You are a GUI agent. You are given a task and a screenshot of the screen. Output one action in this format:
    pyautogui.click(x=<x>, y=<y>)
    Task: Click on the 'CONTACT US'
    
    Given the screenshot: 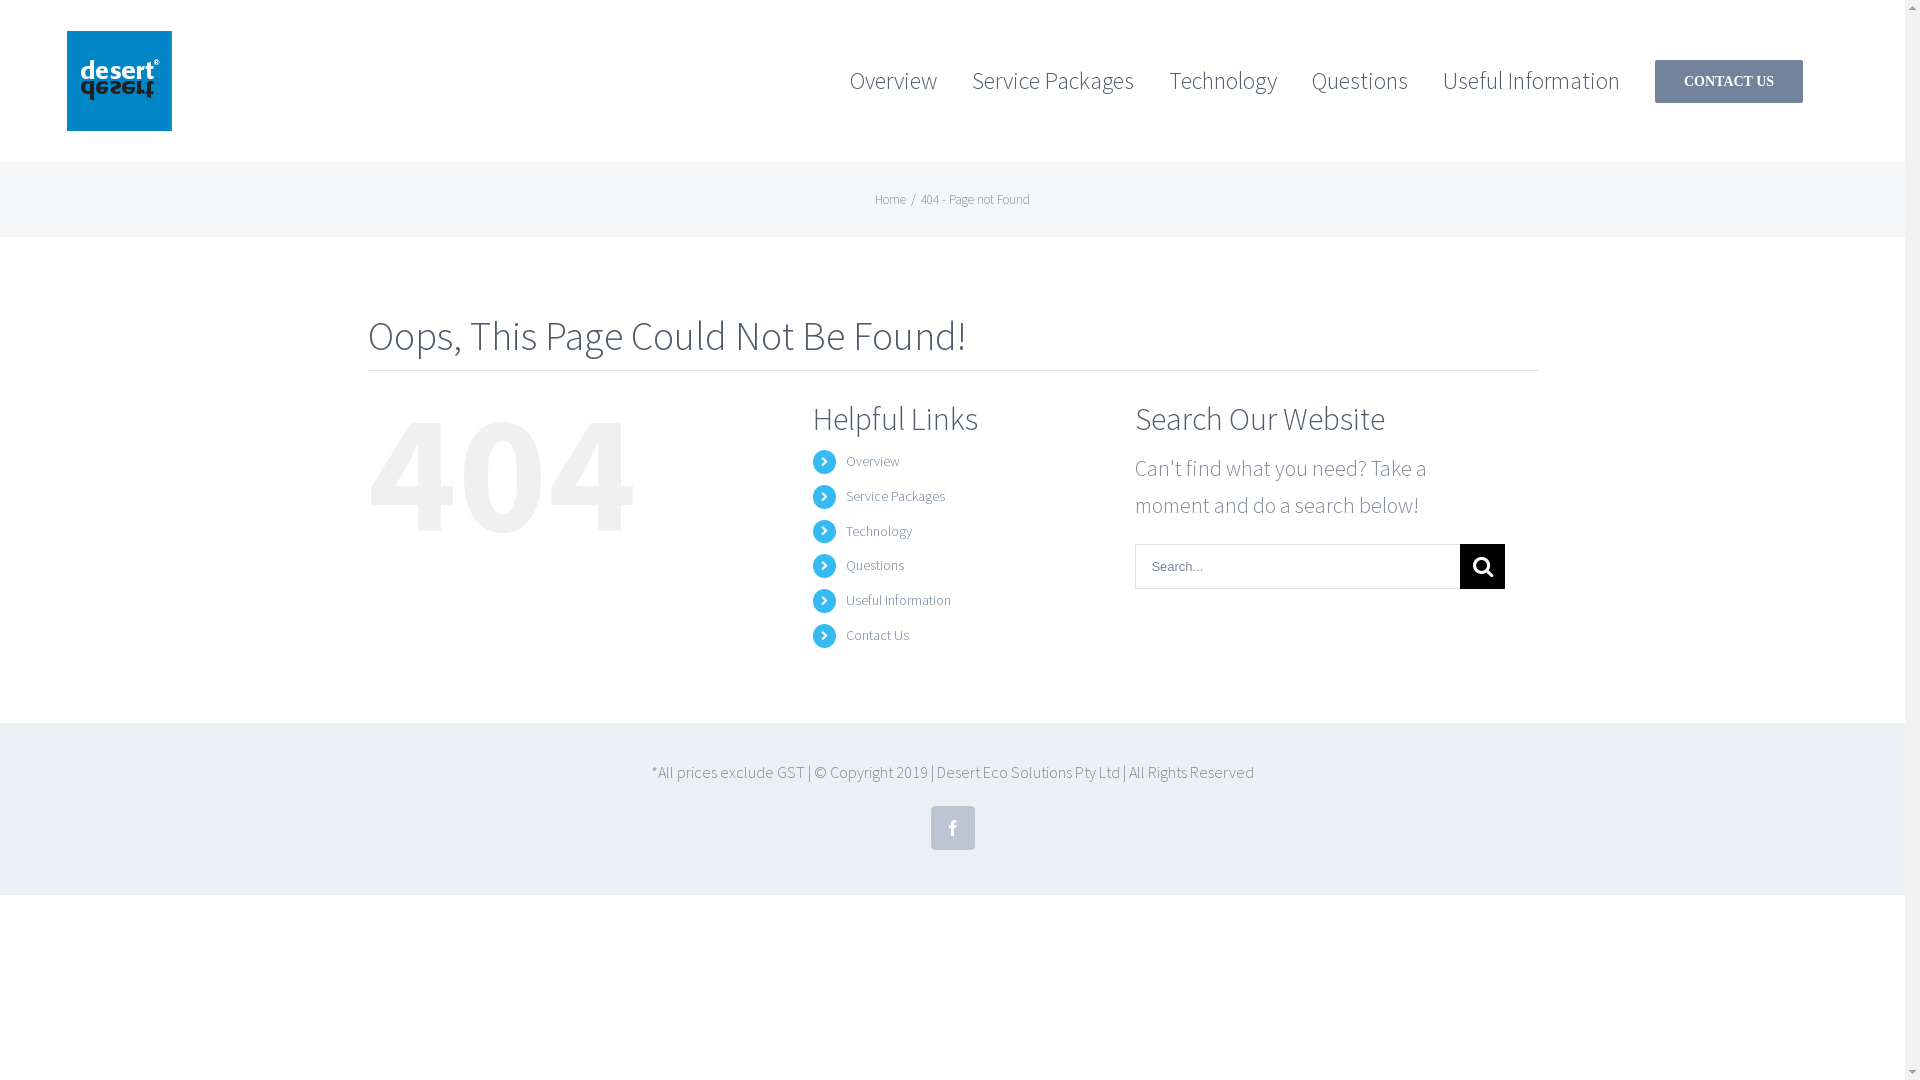 What is the action you would take?
    pyautogui.click(x=1727, y=80)
    